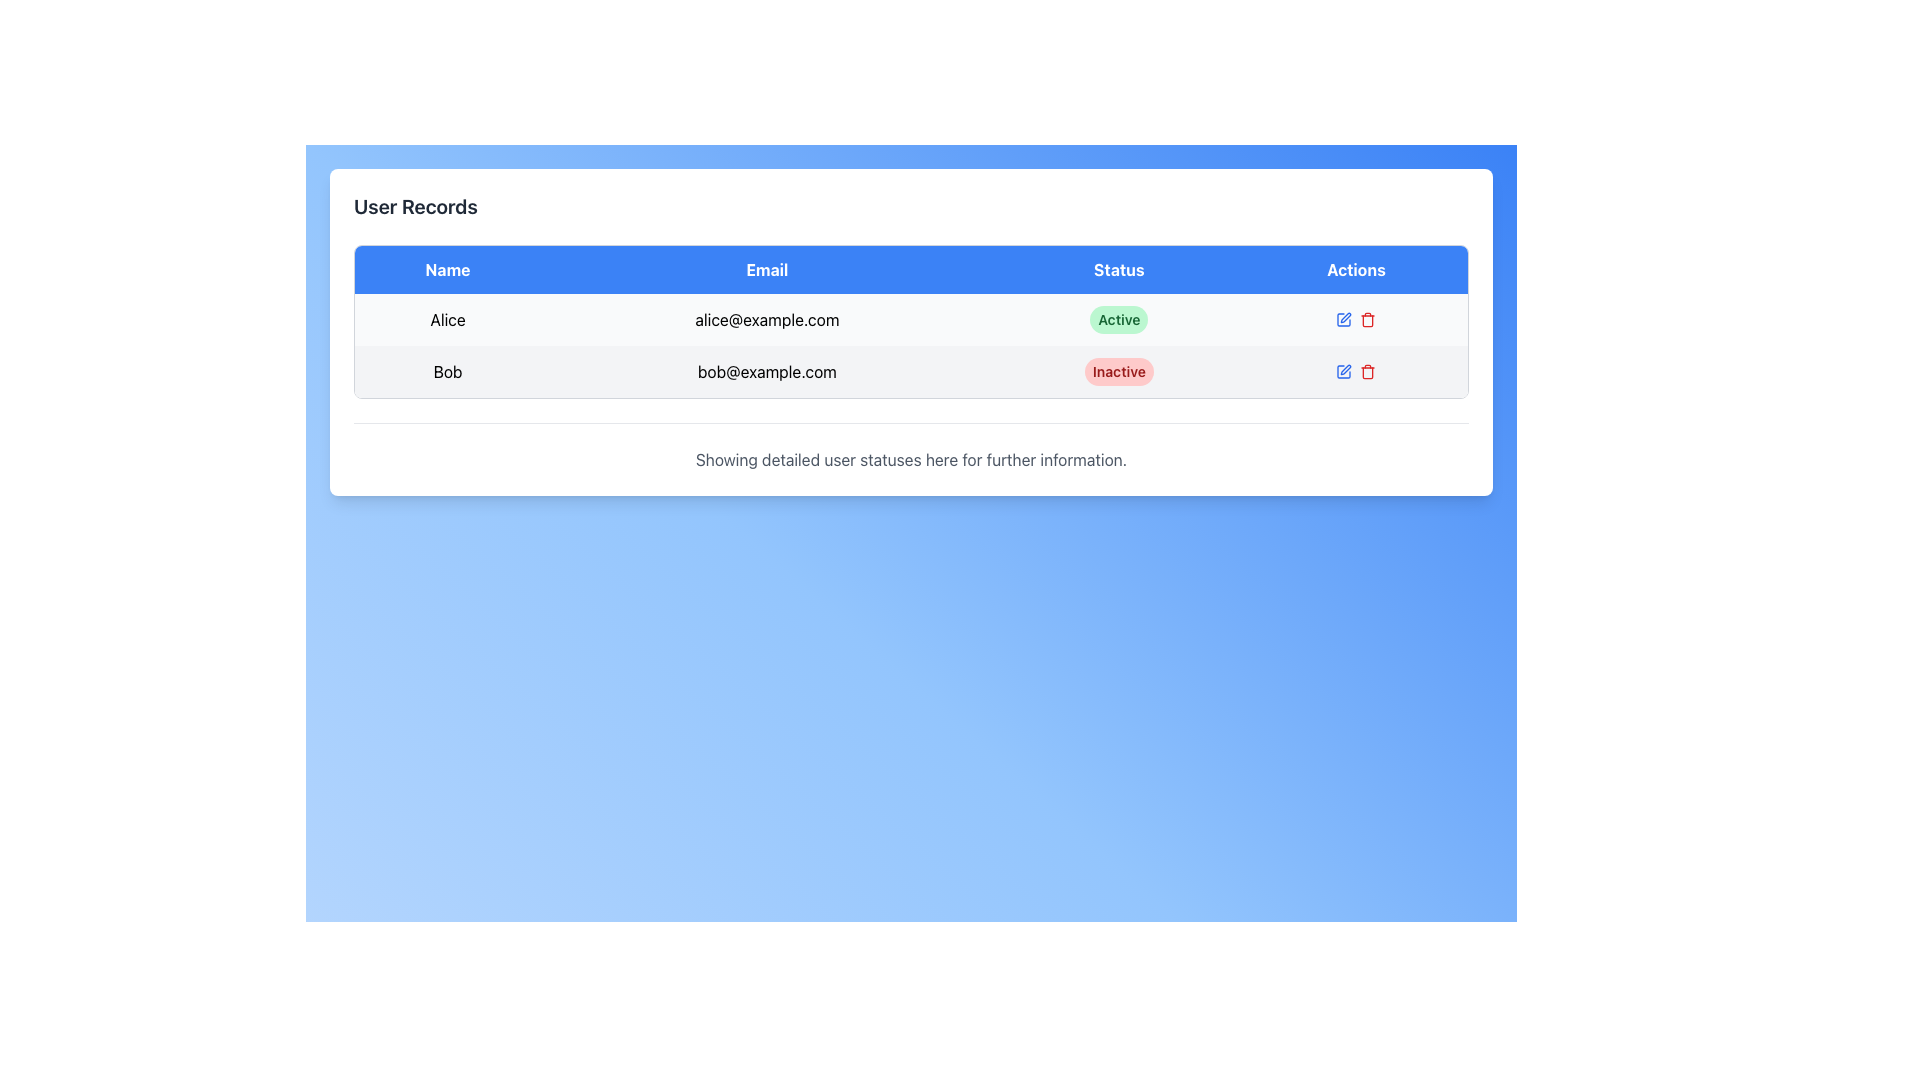 Image resolution: width=1920 pixels, height=1080 pixels. Describe the element at coordinates (1356, 371) in the screenshot. I see `the second icon in the 'Actions' column below the 'Inactive' status label for user 'Bob'` at that location.